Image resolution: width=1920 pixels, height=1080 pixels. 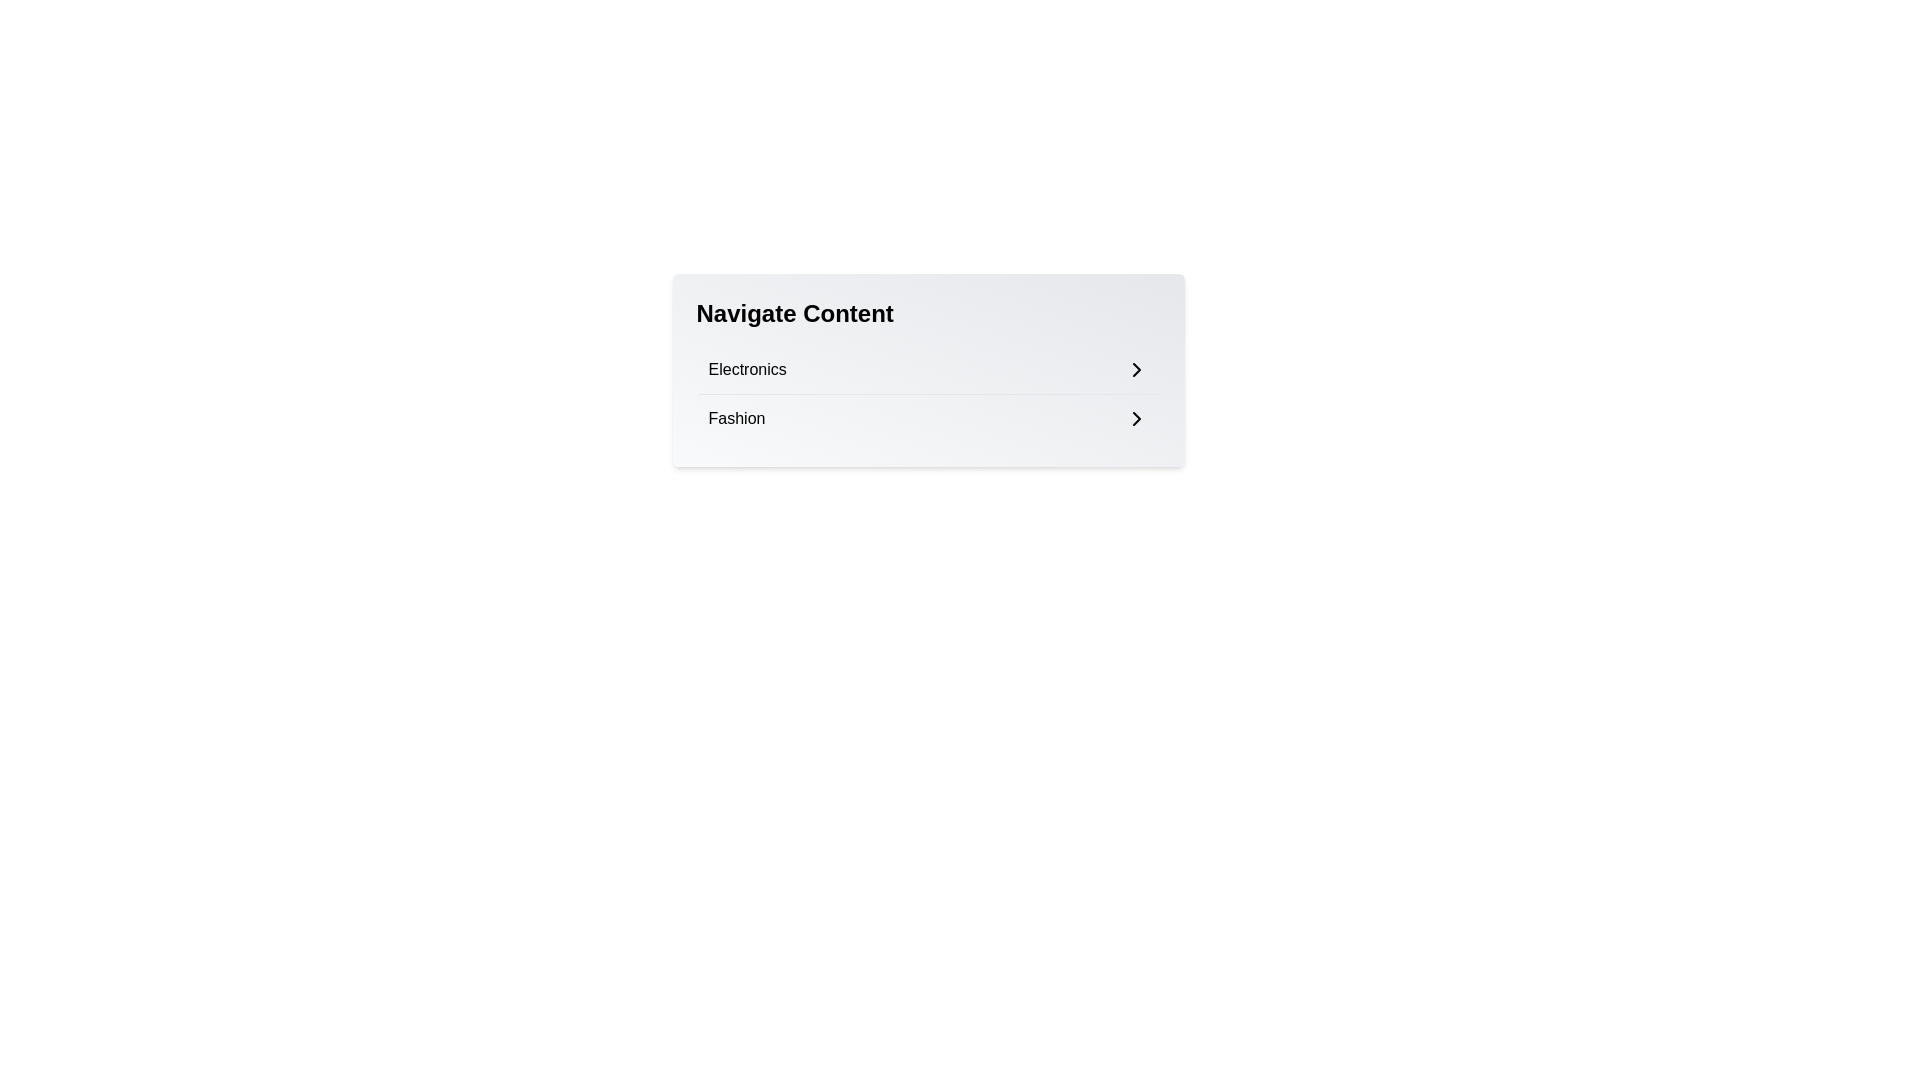 I want to click on the right-pointing chevron icon located at the far-right end of the 'Electronics' row in the 'Navigate Content' section, so click(x=1136, y=370).